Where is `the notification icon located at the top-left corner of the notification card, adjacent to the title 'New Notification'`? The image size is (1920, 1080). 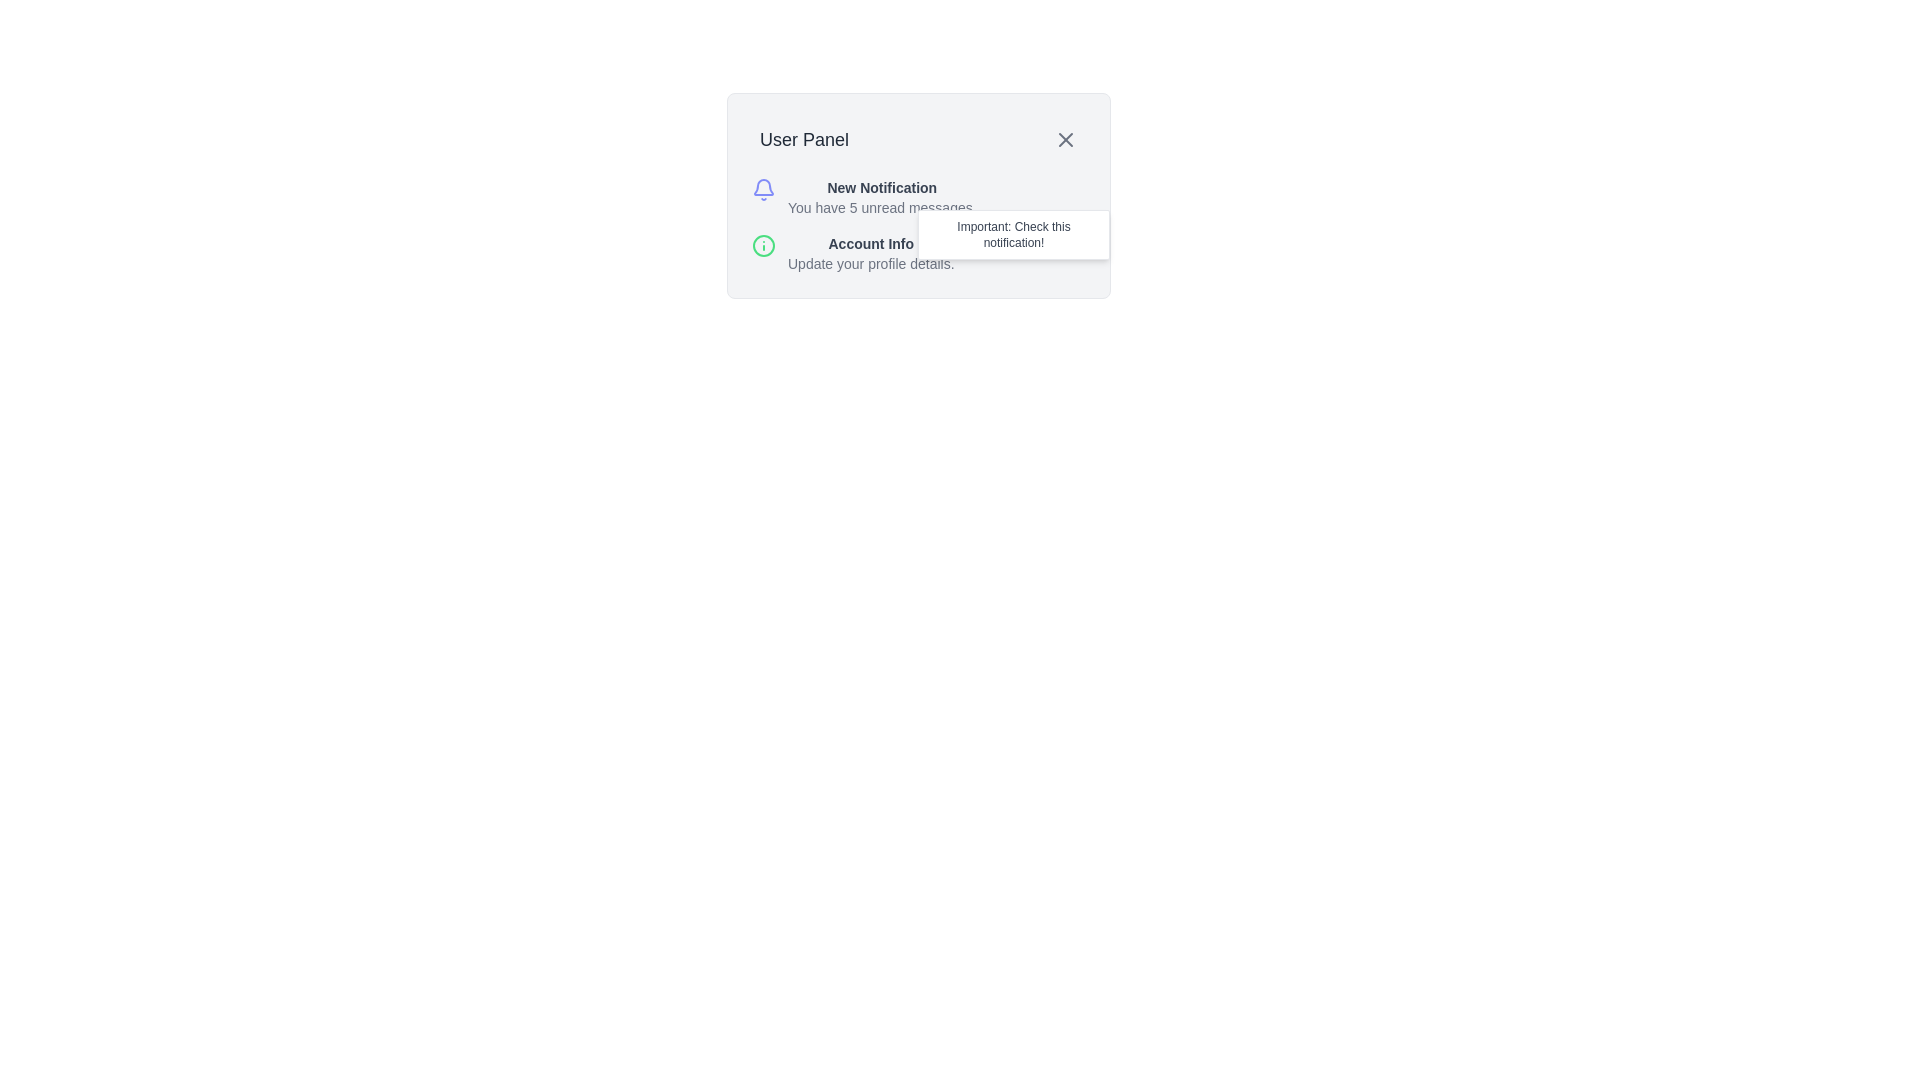 the notification icon located at the top-left corner of the notification card, adjacent to the title 'New Notification' is located at coordinates (762, 189).